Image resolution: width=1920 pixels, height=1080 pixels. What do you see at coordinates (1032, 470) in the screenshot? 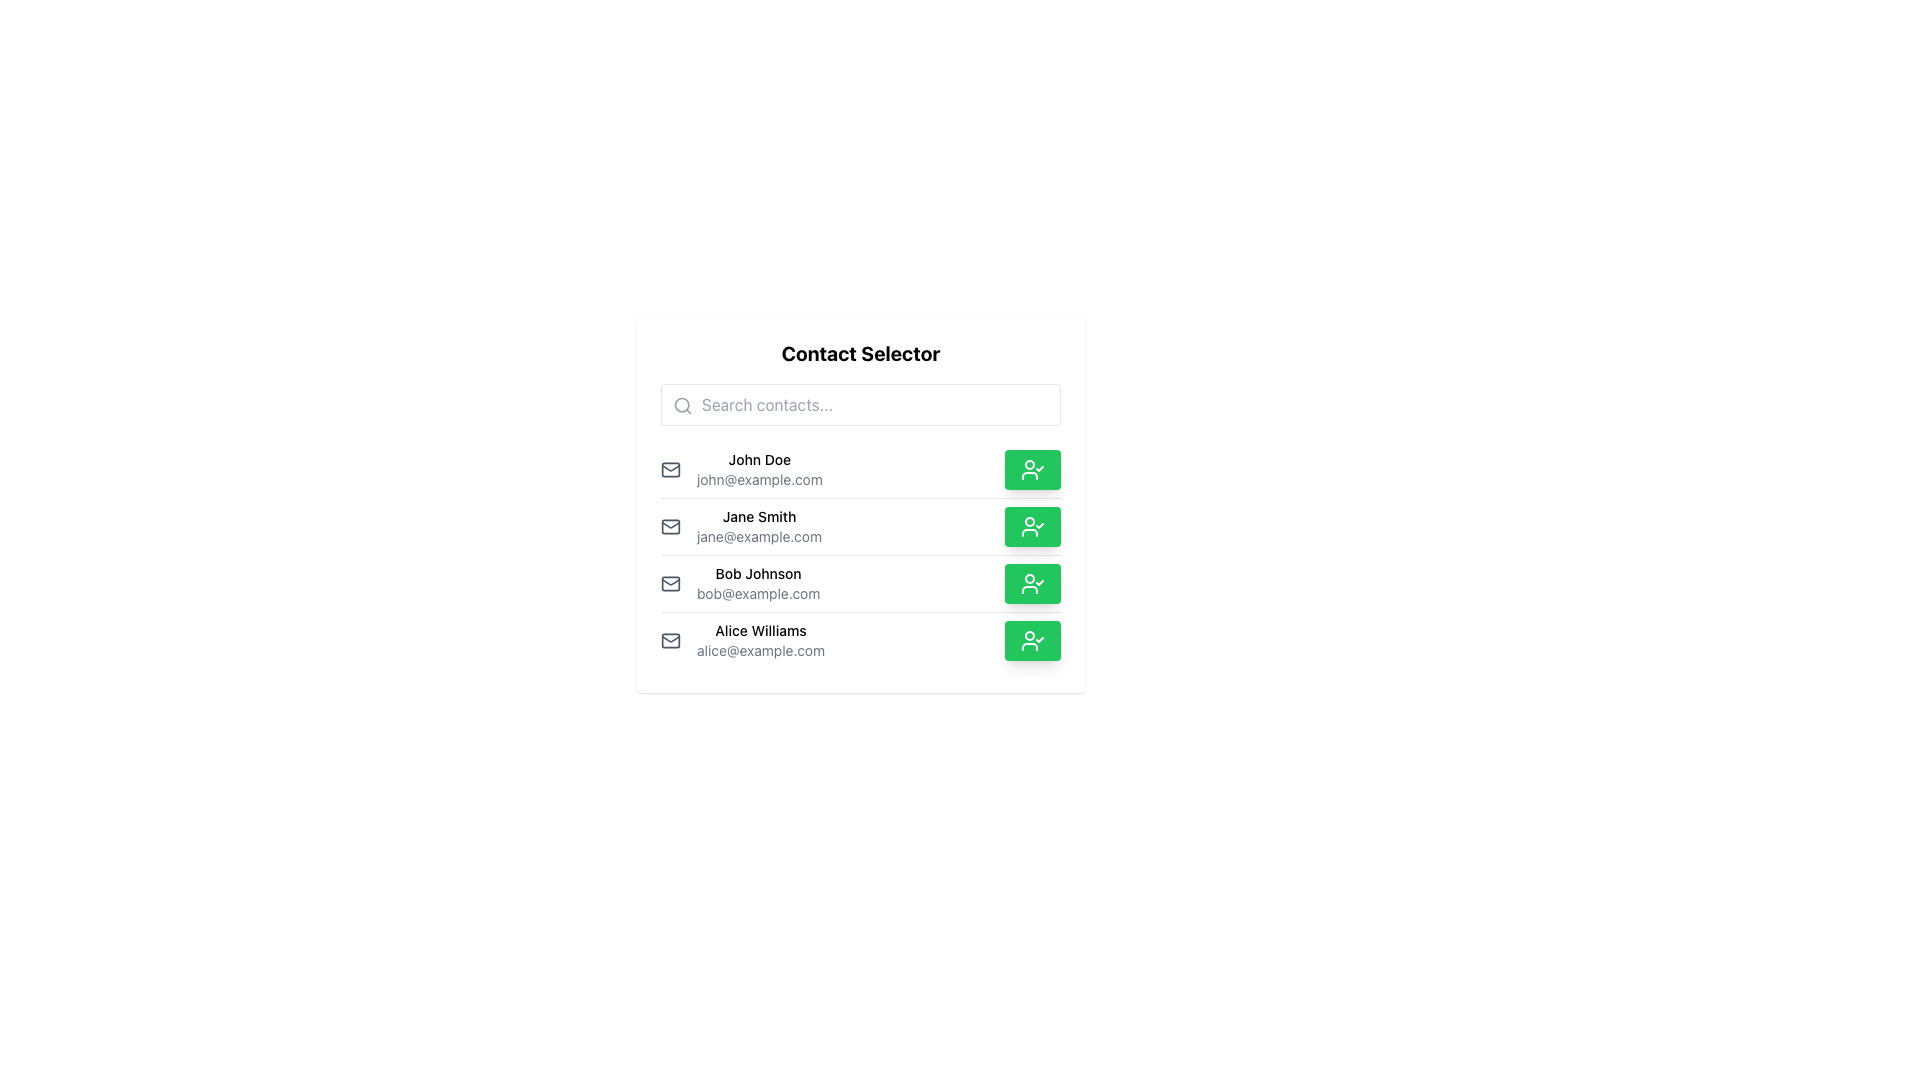
I see `the user icon button with a checkmark next to it, which is the first contact entry ('John Doe') in the right column of the list, to trigger tooltip or highlight effects` at bounding box center [1032, 470].